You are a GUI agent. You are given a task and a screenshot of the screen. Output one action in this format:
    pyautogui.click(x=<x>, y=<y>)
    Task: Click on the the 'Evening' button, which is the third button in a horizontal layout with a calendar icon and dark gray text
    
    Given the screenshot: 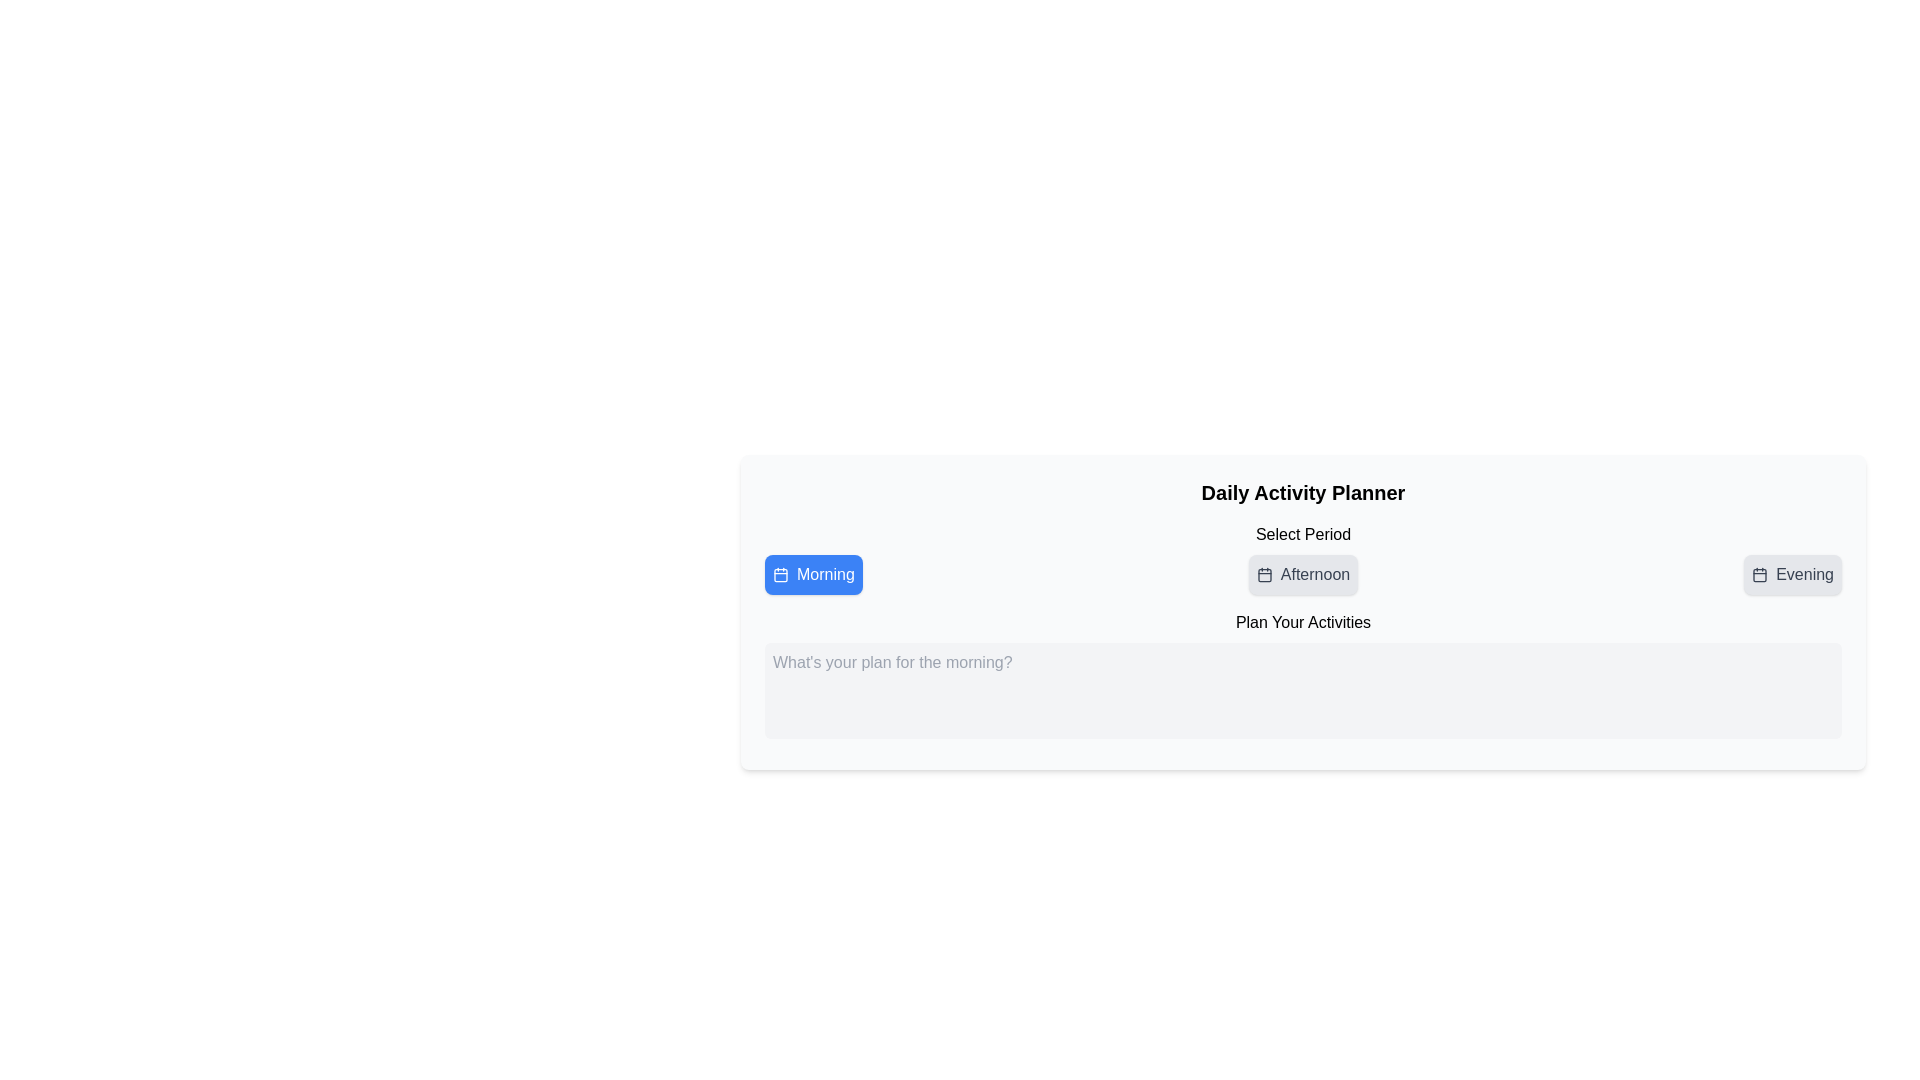 What is the action you would take?
    pyautogui.click(x=1793, y=574)
    